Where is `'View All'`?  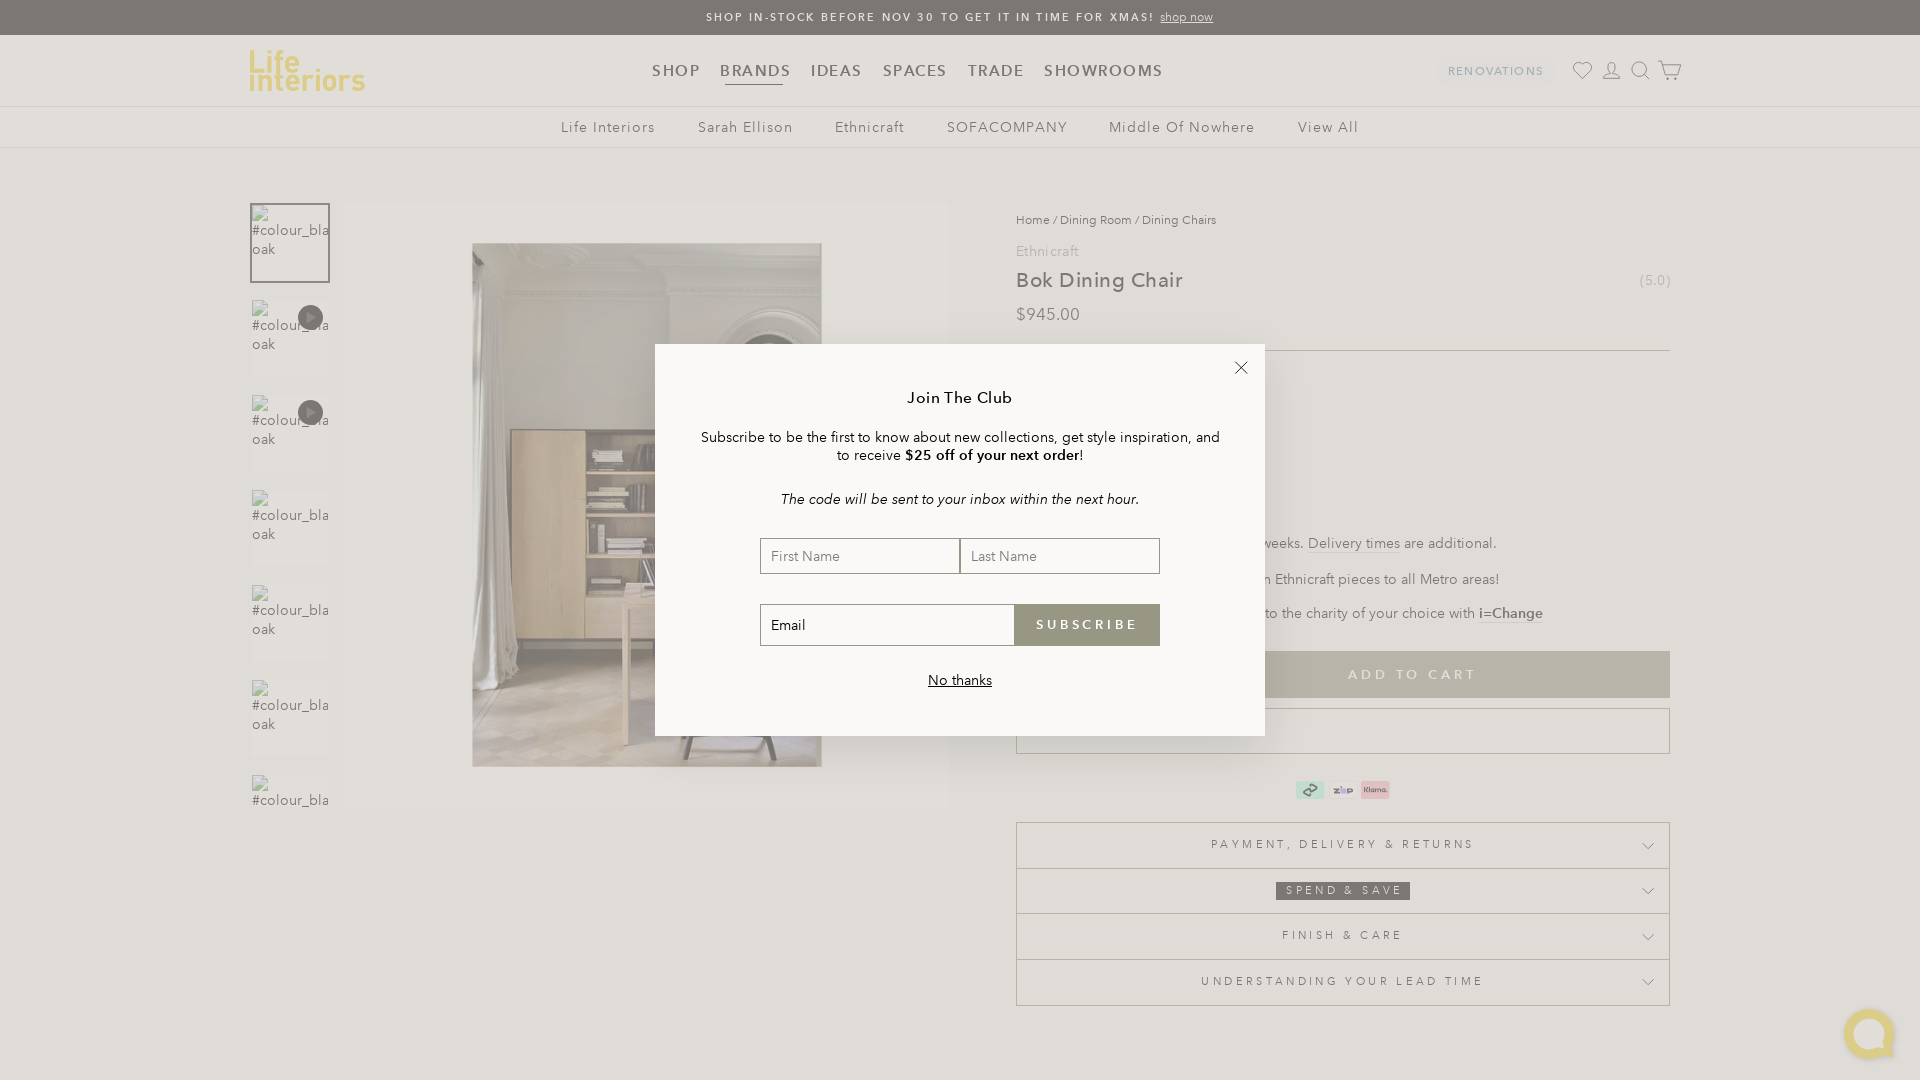
'View All' is located at coordinates (1297, 127).